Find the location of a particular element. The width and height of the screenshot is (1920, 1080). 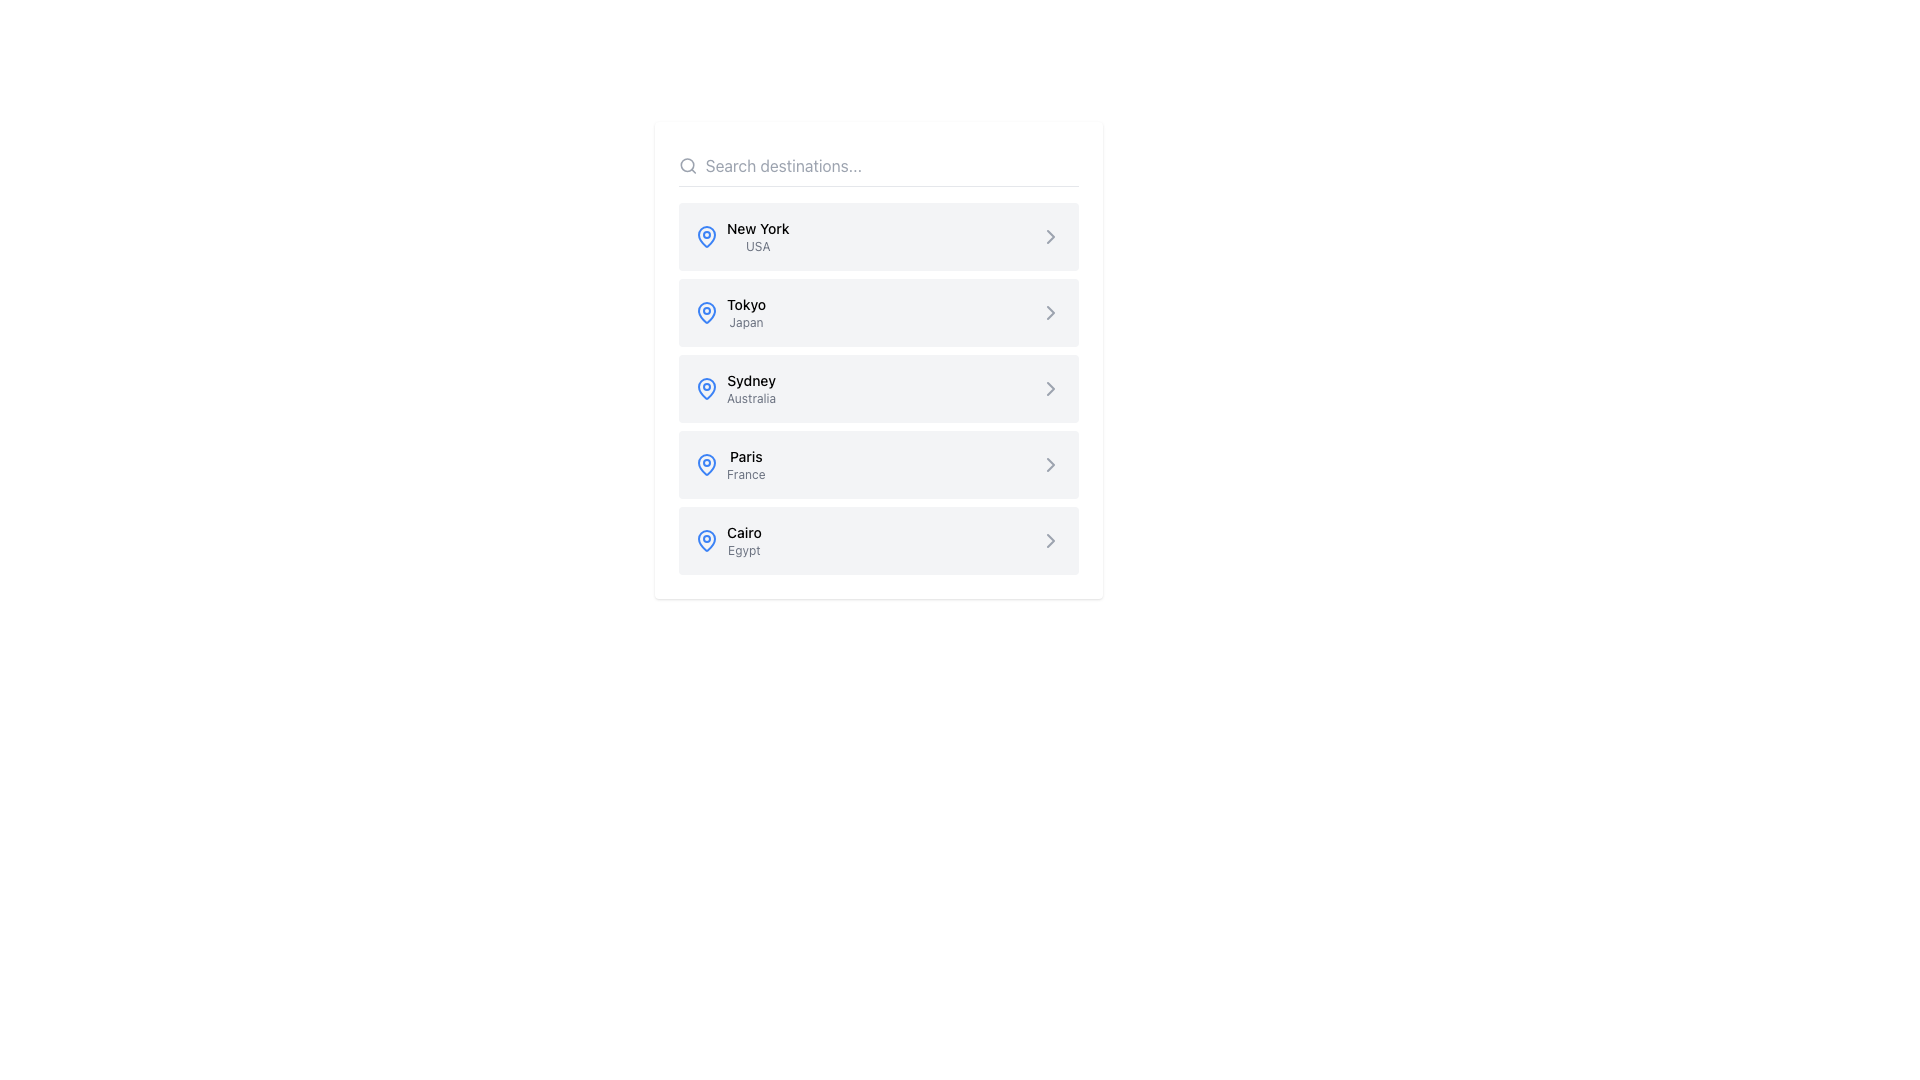

the Chevron Icon located to the right of the 'Paris' and 'France' text elements is located at coordinates (1050, 465).